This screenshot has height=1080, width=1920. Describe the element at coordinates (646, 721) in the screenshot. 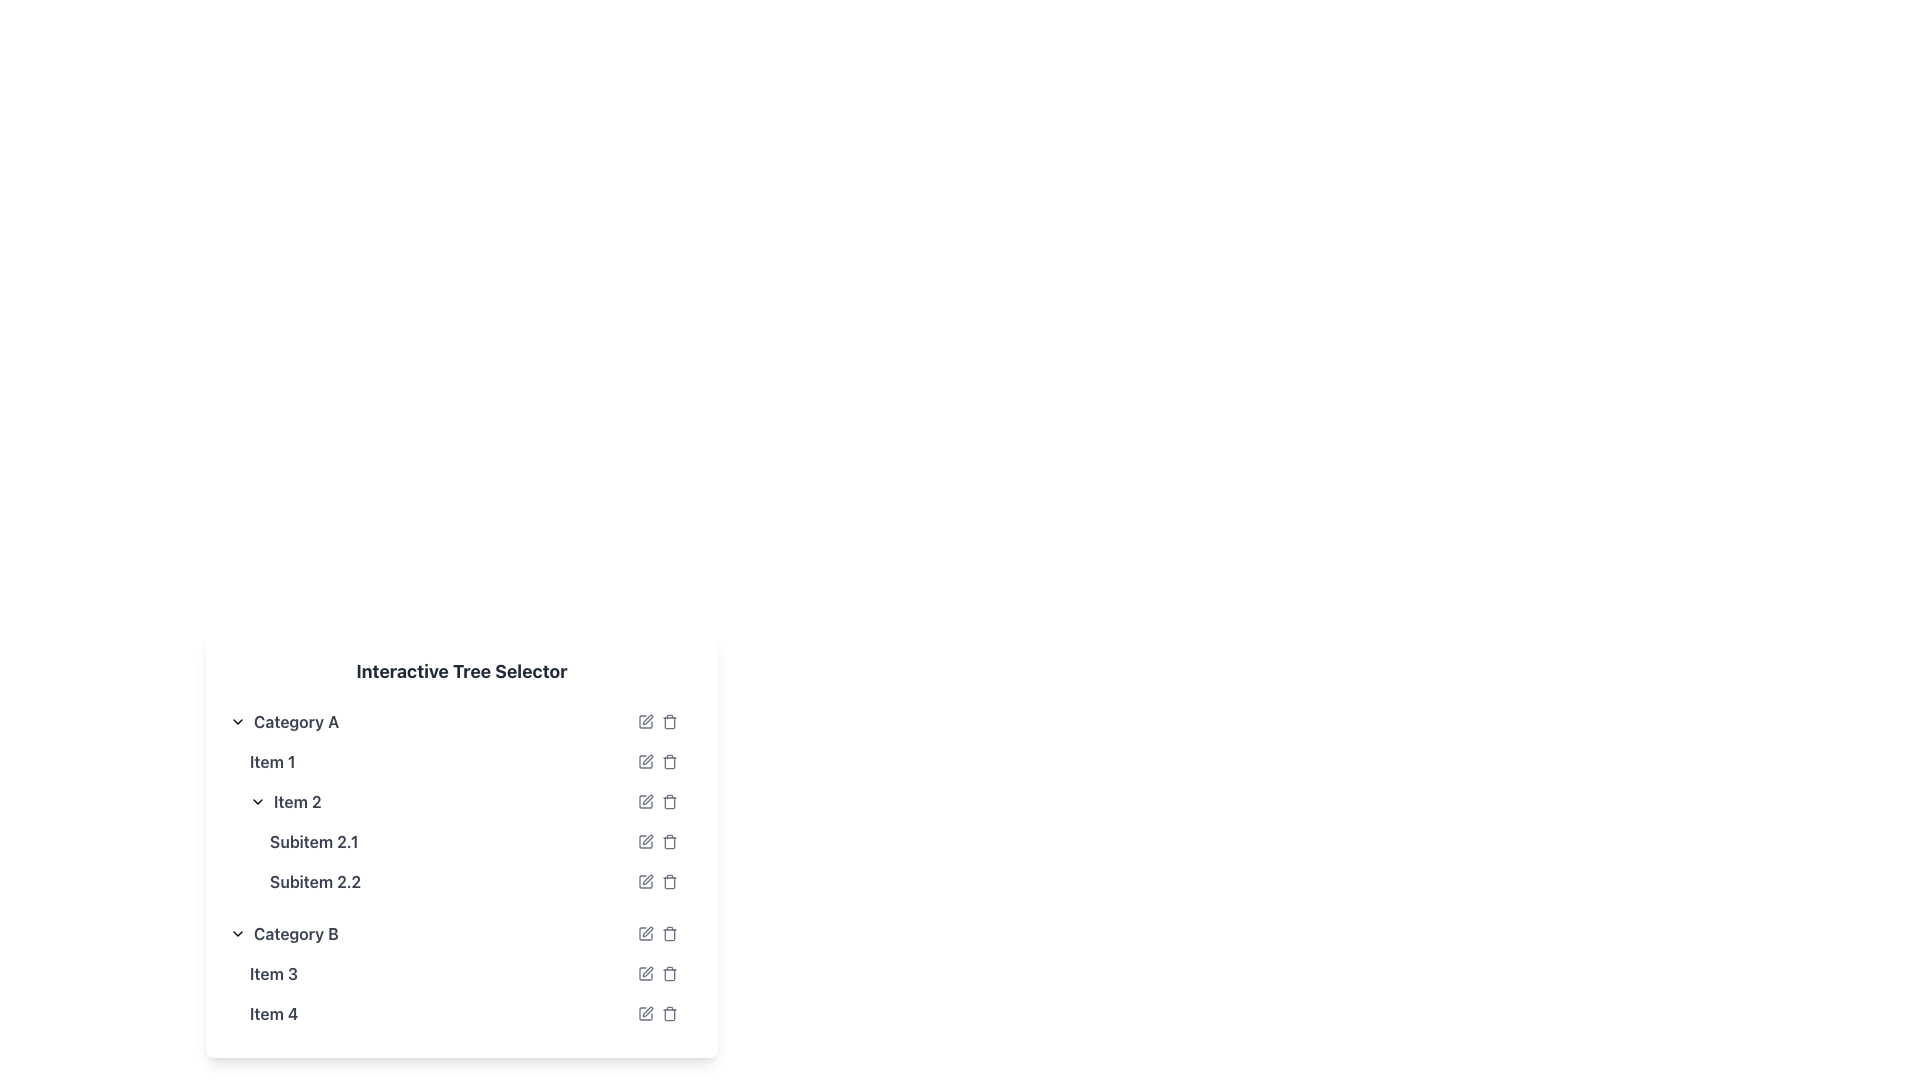

I see `the Edit icon button, which is a square icon featuring a pen symbol, located on the right side of the 'Category A' label in the 'Interactive Tree Selector' interface, to observe the color change effect` at that location.